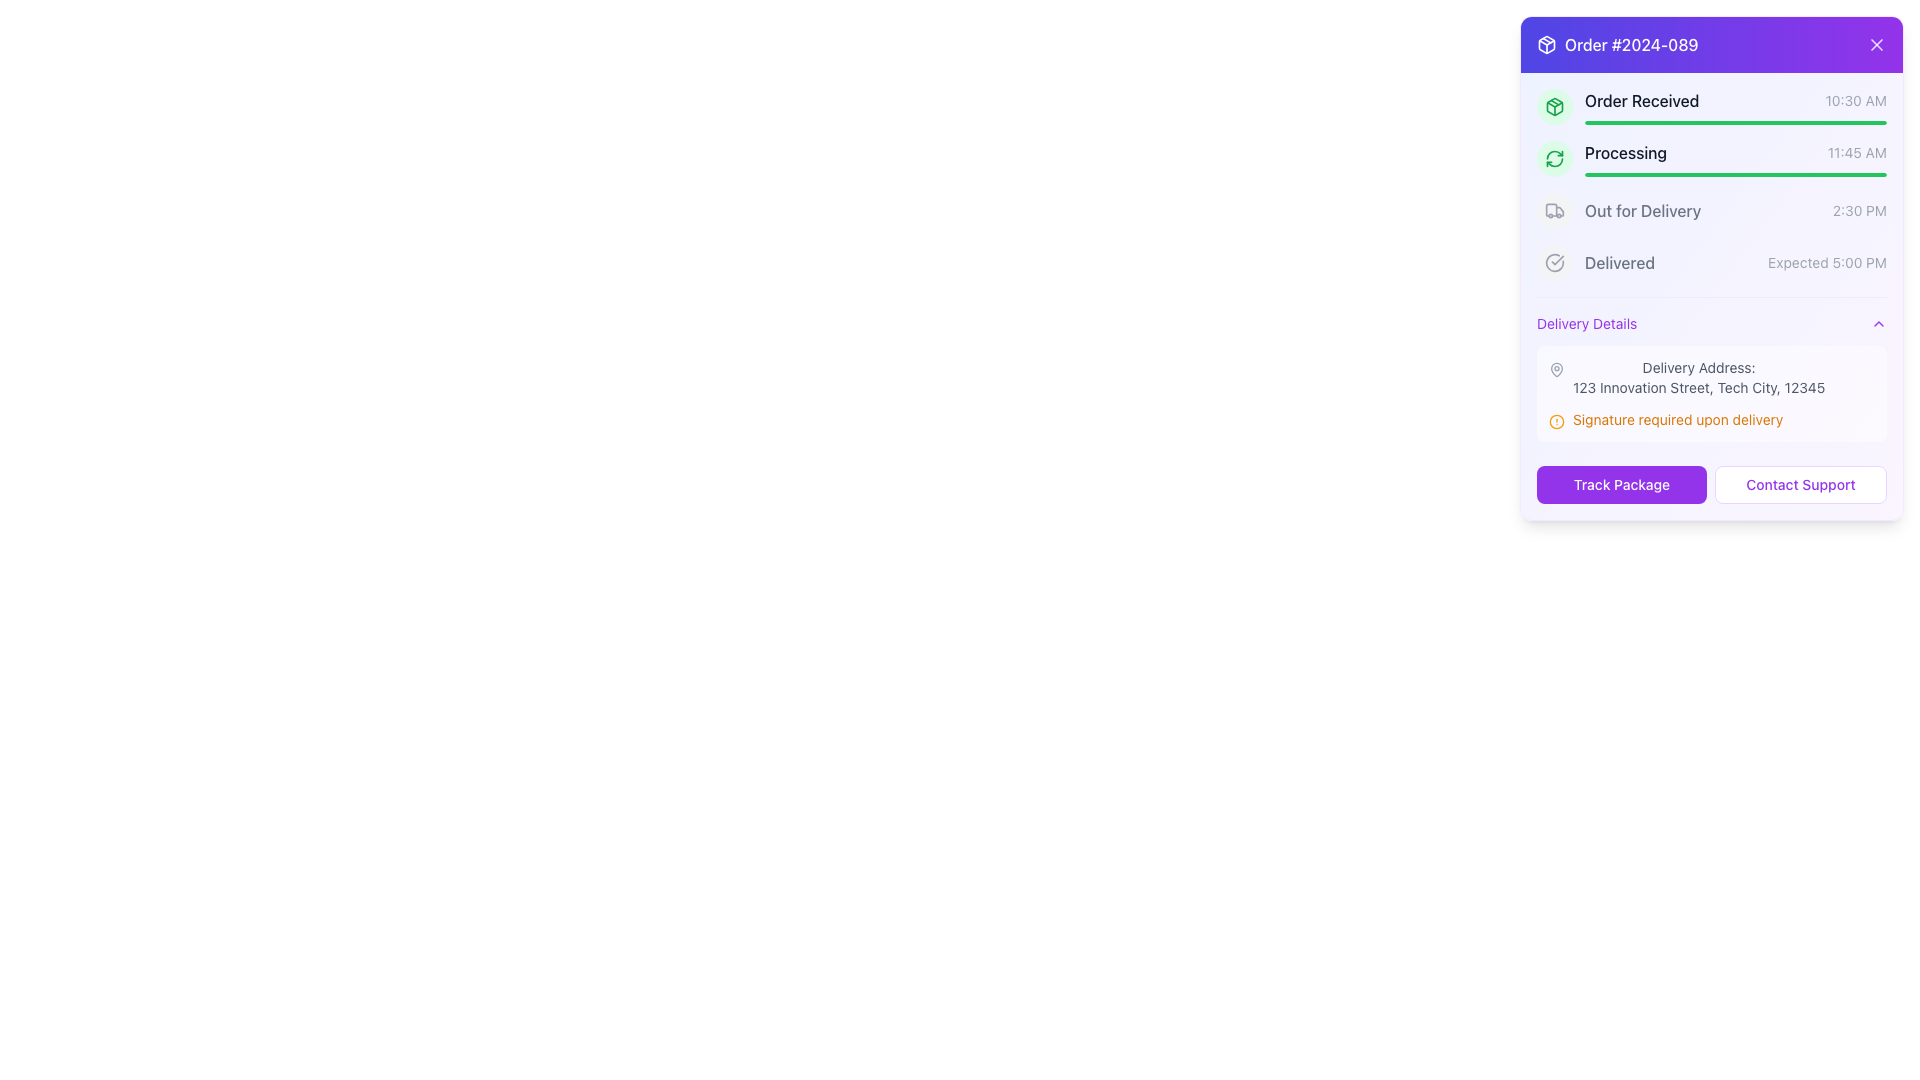 Image resolution: width=1920 pixels, height=1080 pixels. Describe the element at coordinates (1554, 107) in the screenshot. I see `the small, cubic package icon with green outlines located in the header section of the right-side panel, to the left of the text 'Order #2024-089'` at that location.